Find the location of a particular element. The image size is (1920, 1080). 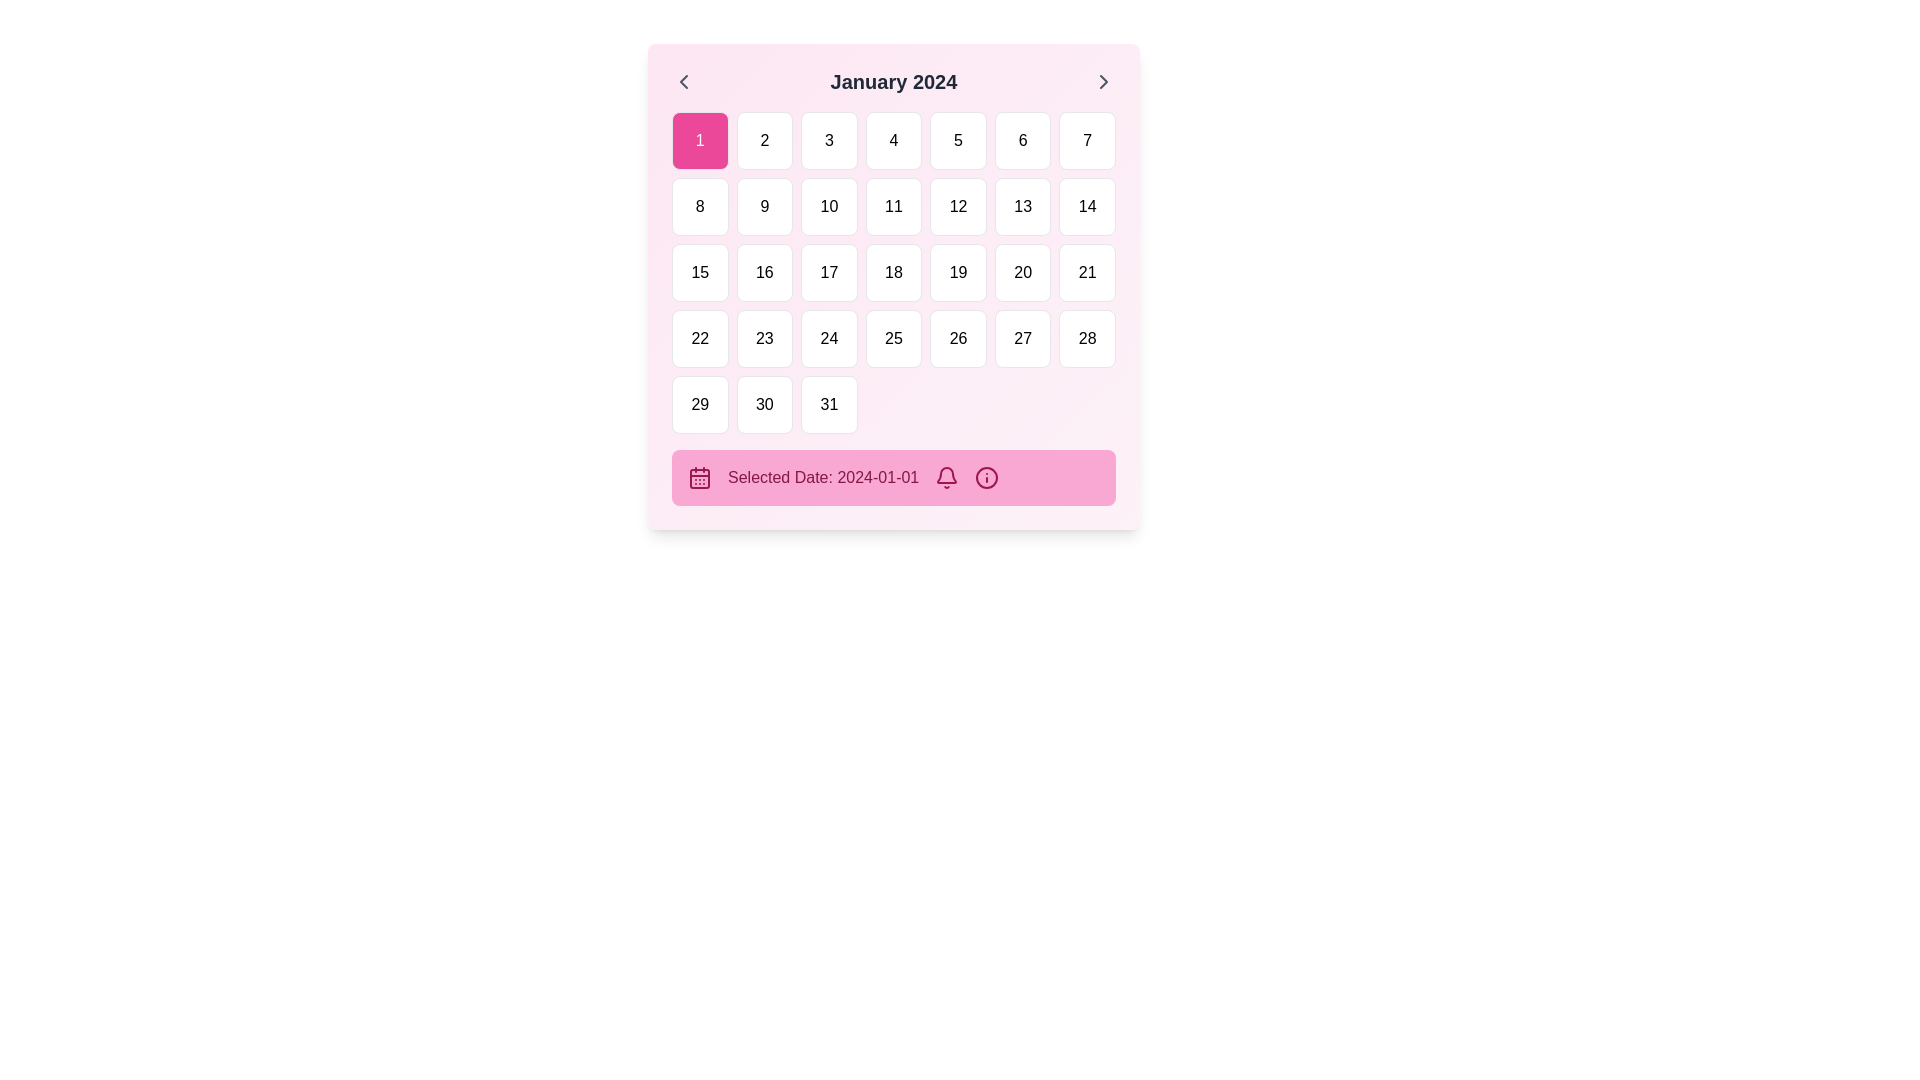

the text label indicating the currently selected month and year in the date picker interface, which is centrally positioned in the header bar between two navigation arrows is located at coordinates (892, 80).